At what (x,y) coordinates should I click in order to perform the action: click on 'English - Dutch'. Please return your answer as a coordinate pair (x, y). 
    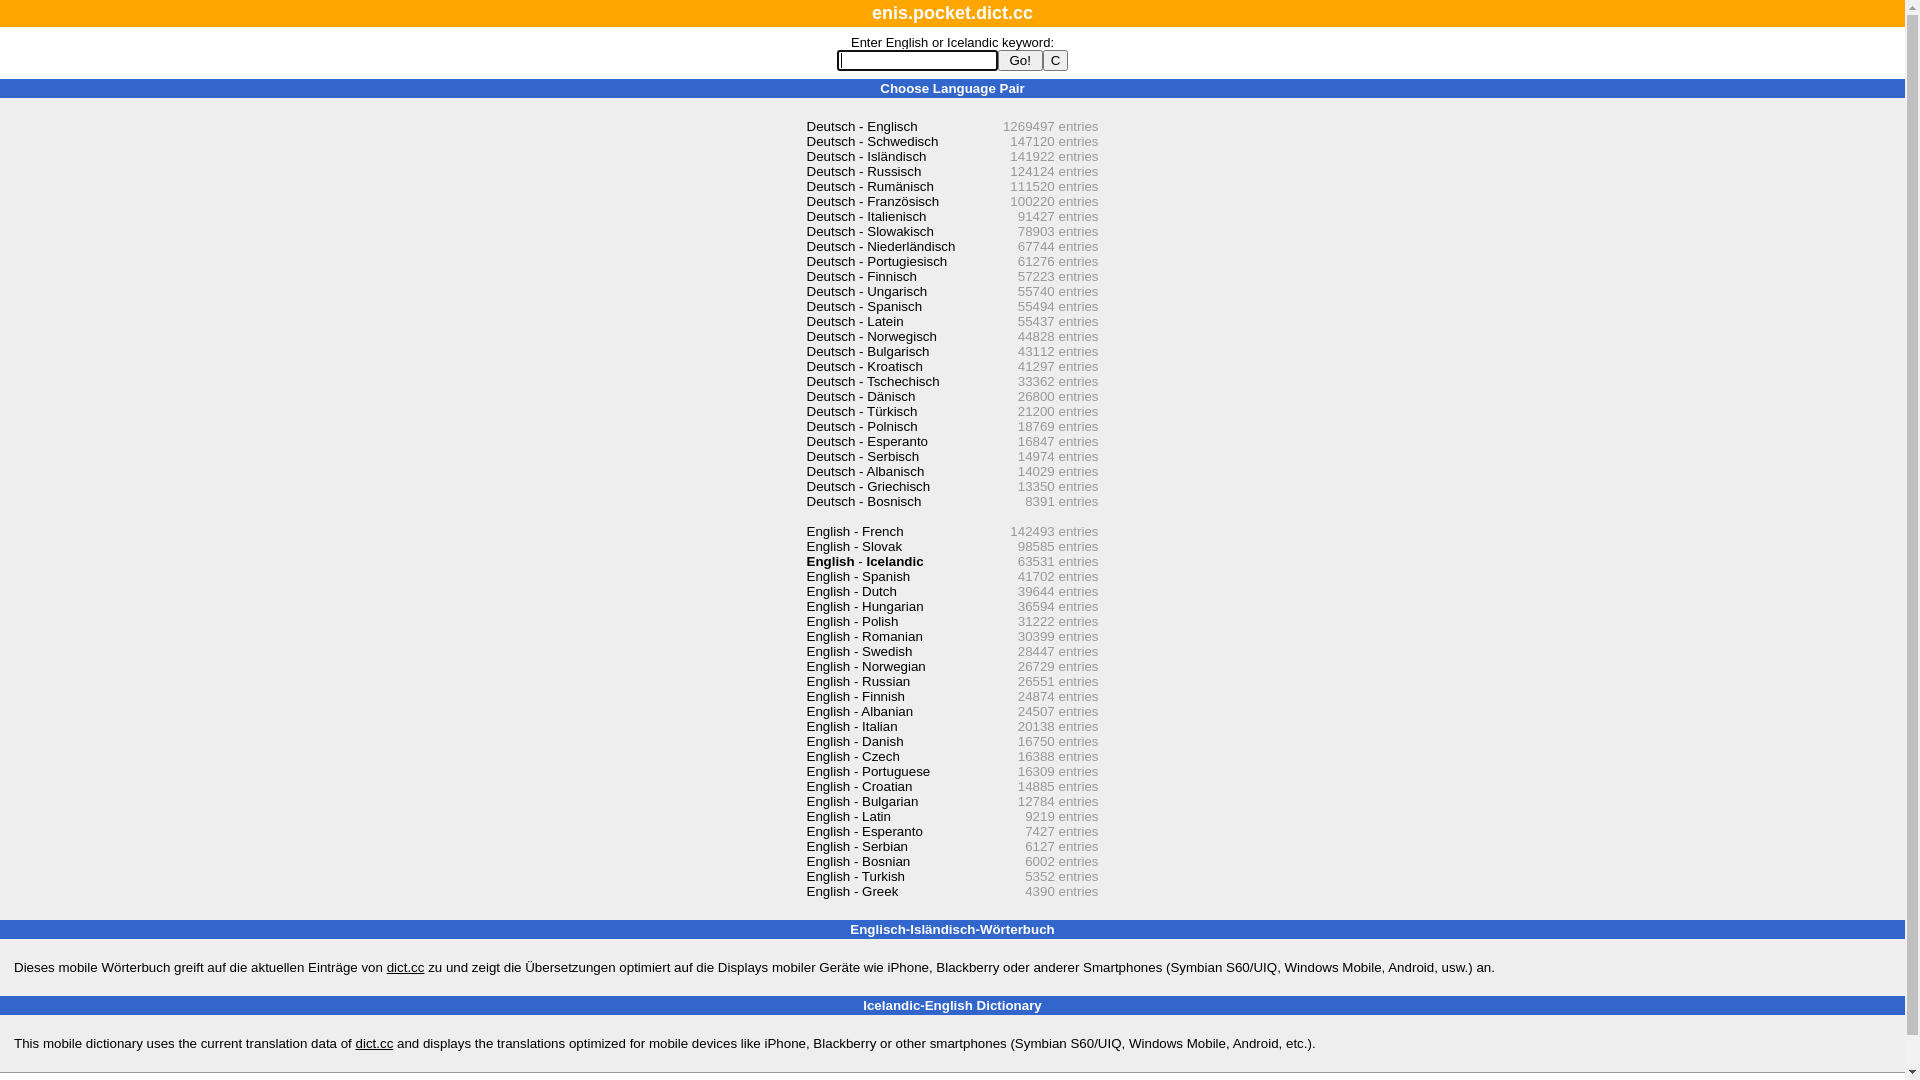
    Looking at the image, I should click on (850, 590).